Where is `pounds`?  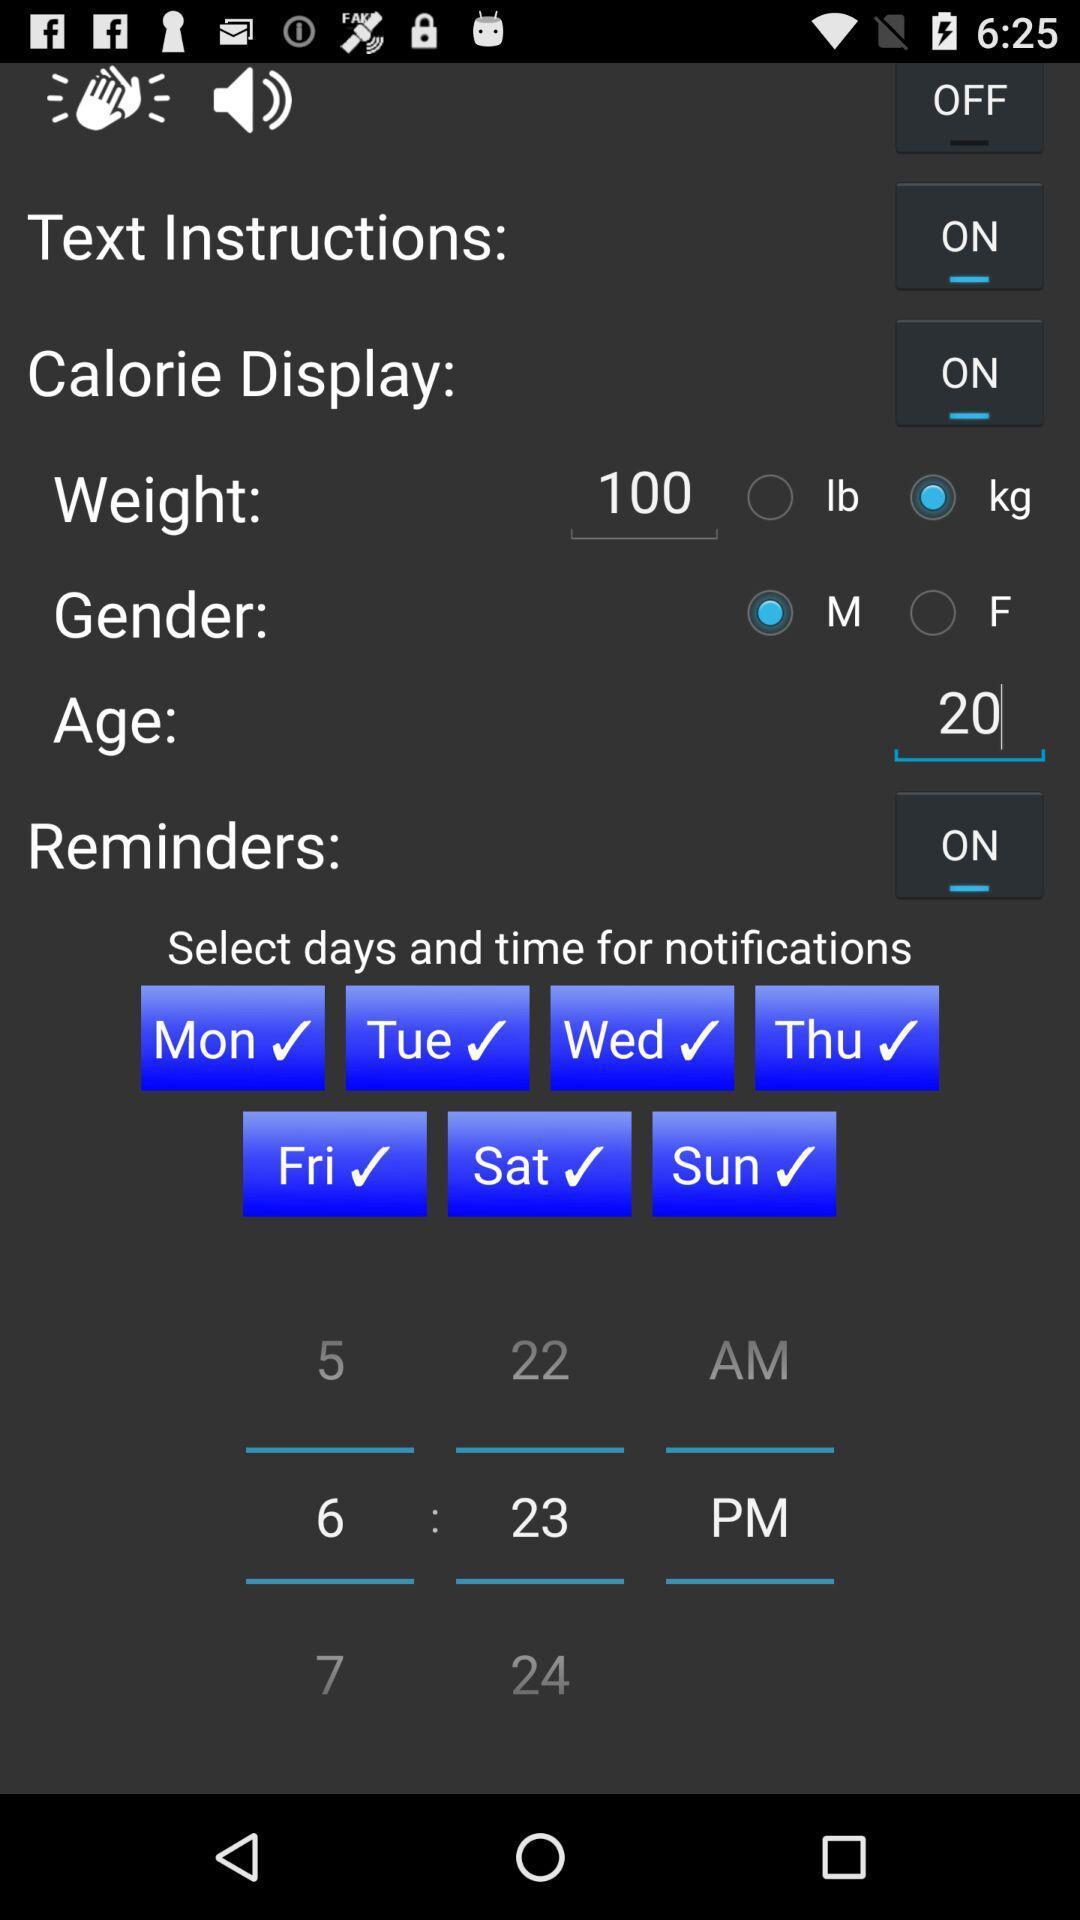 pounds is located at coordinates (774, 497).